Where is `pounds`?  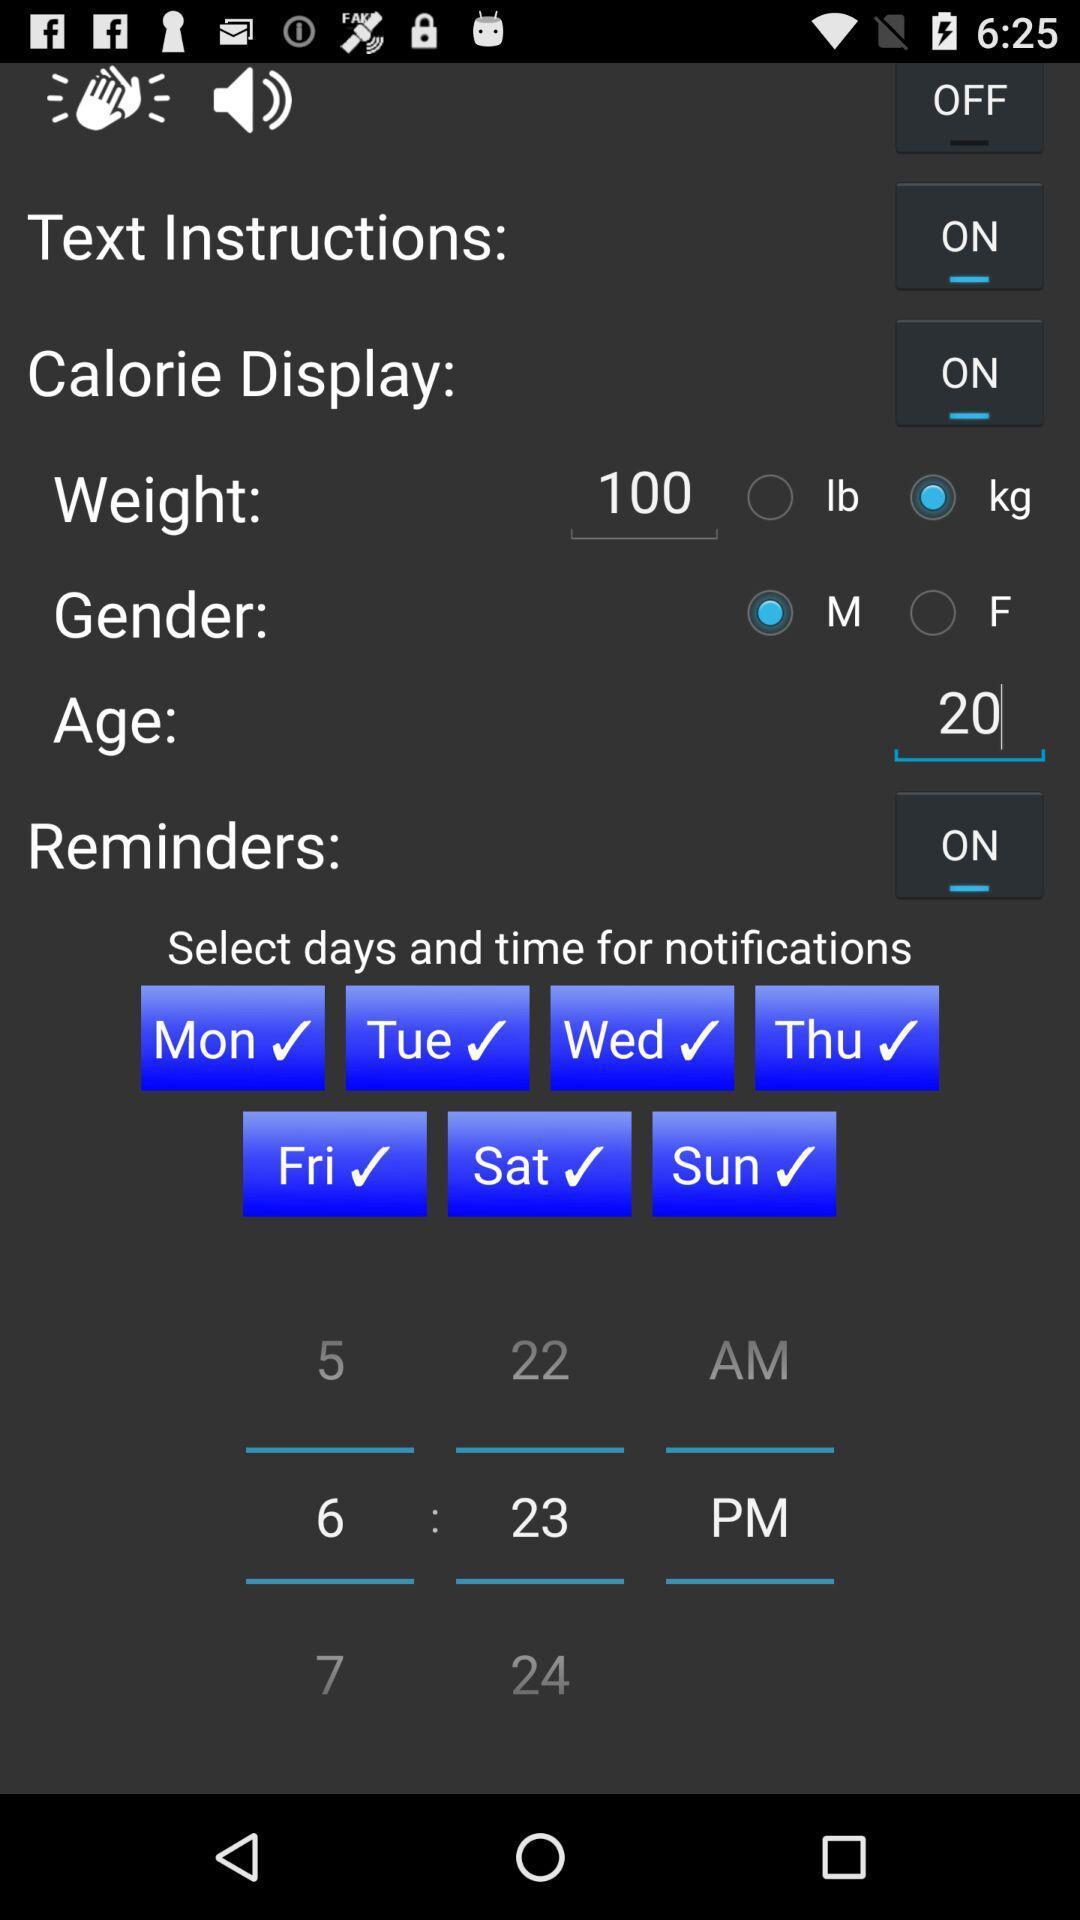 pounds is located at coordinates (774, 497).